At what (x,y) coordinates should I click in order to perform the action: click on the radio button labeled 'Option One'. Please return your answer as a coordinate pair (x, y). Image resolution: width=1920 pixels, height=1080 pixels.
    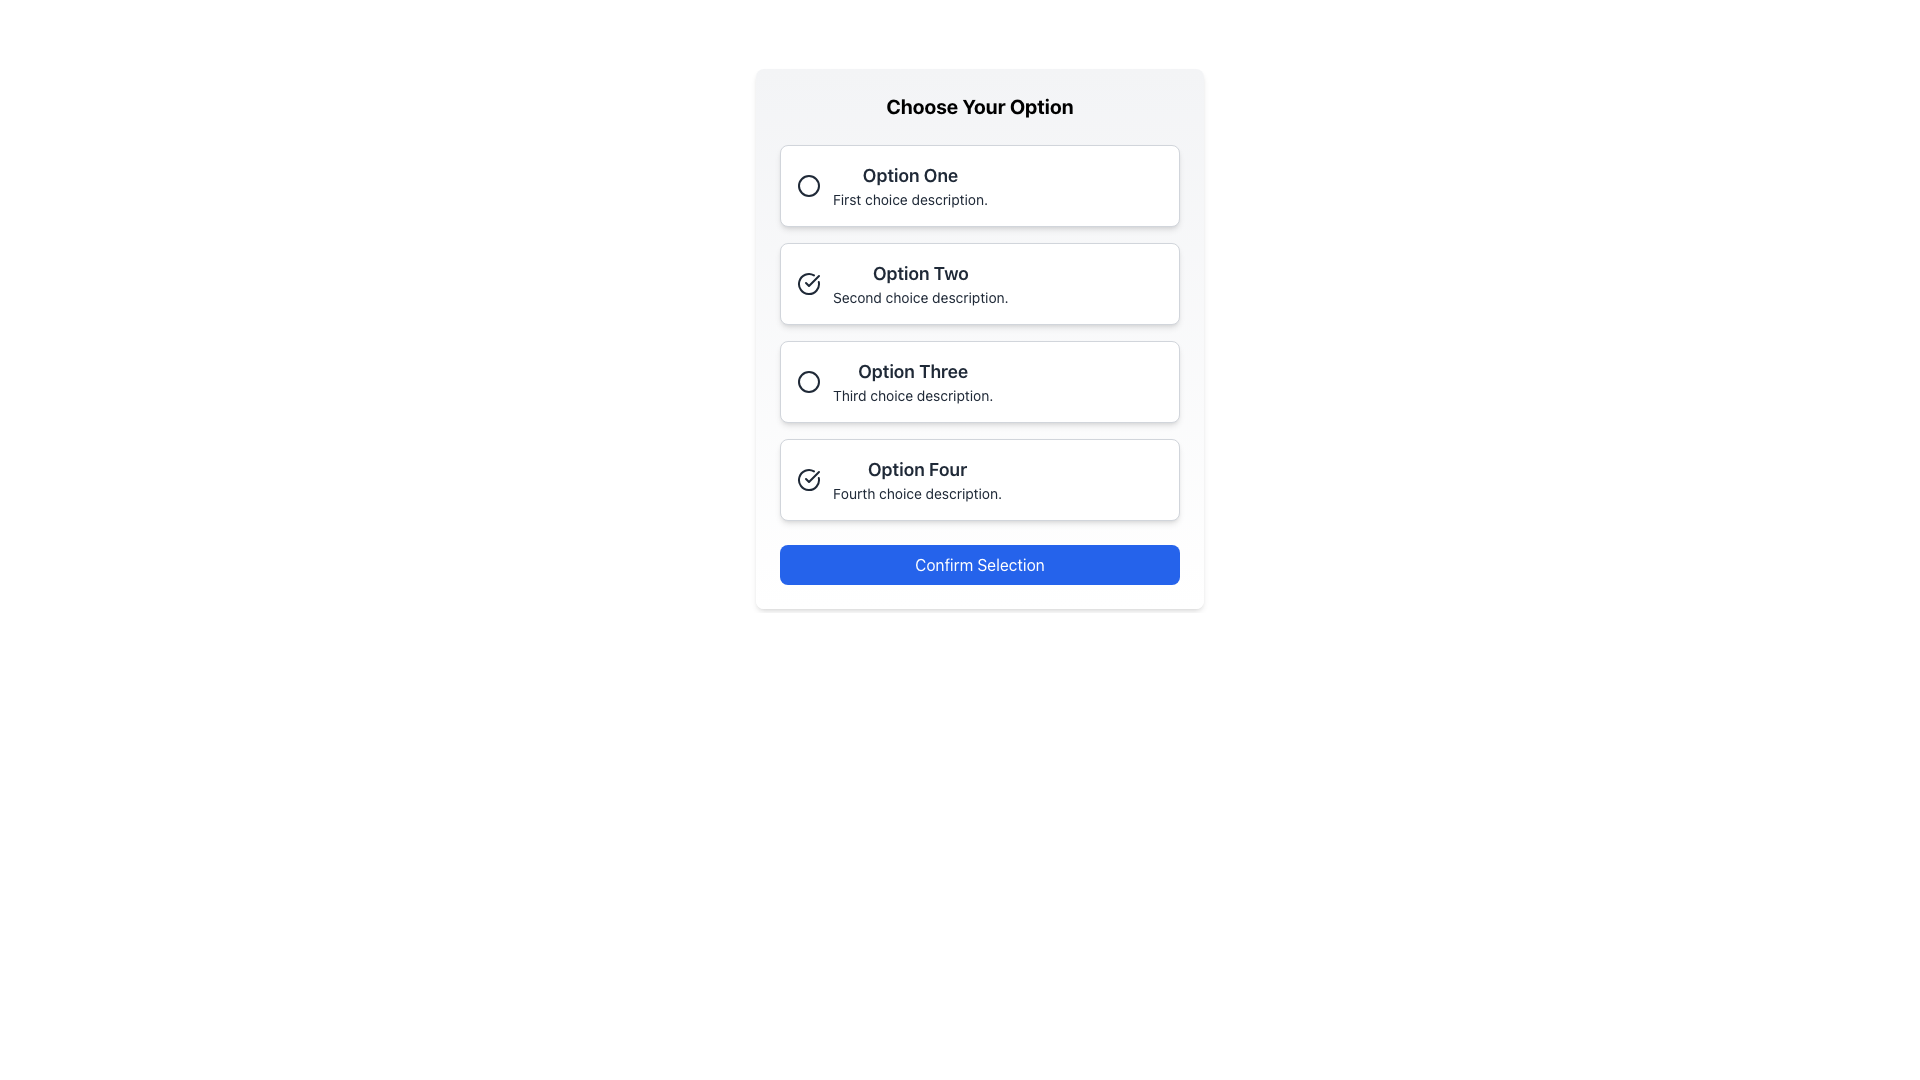
    Looking at the image, I should click on (979, 185).